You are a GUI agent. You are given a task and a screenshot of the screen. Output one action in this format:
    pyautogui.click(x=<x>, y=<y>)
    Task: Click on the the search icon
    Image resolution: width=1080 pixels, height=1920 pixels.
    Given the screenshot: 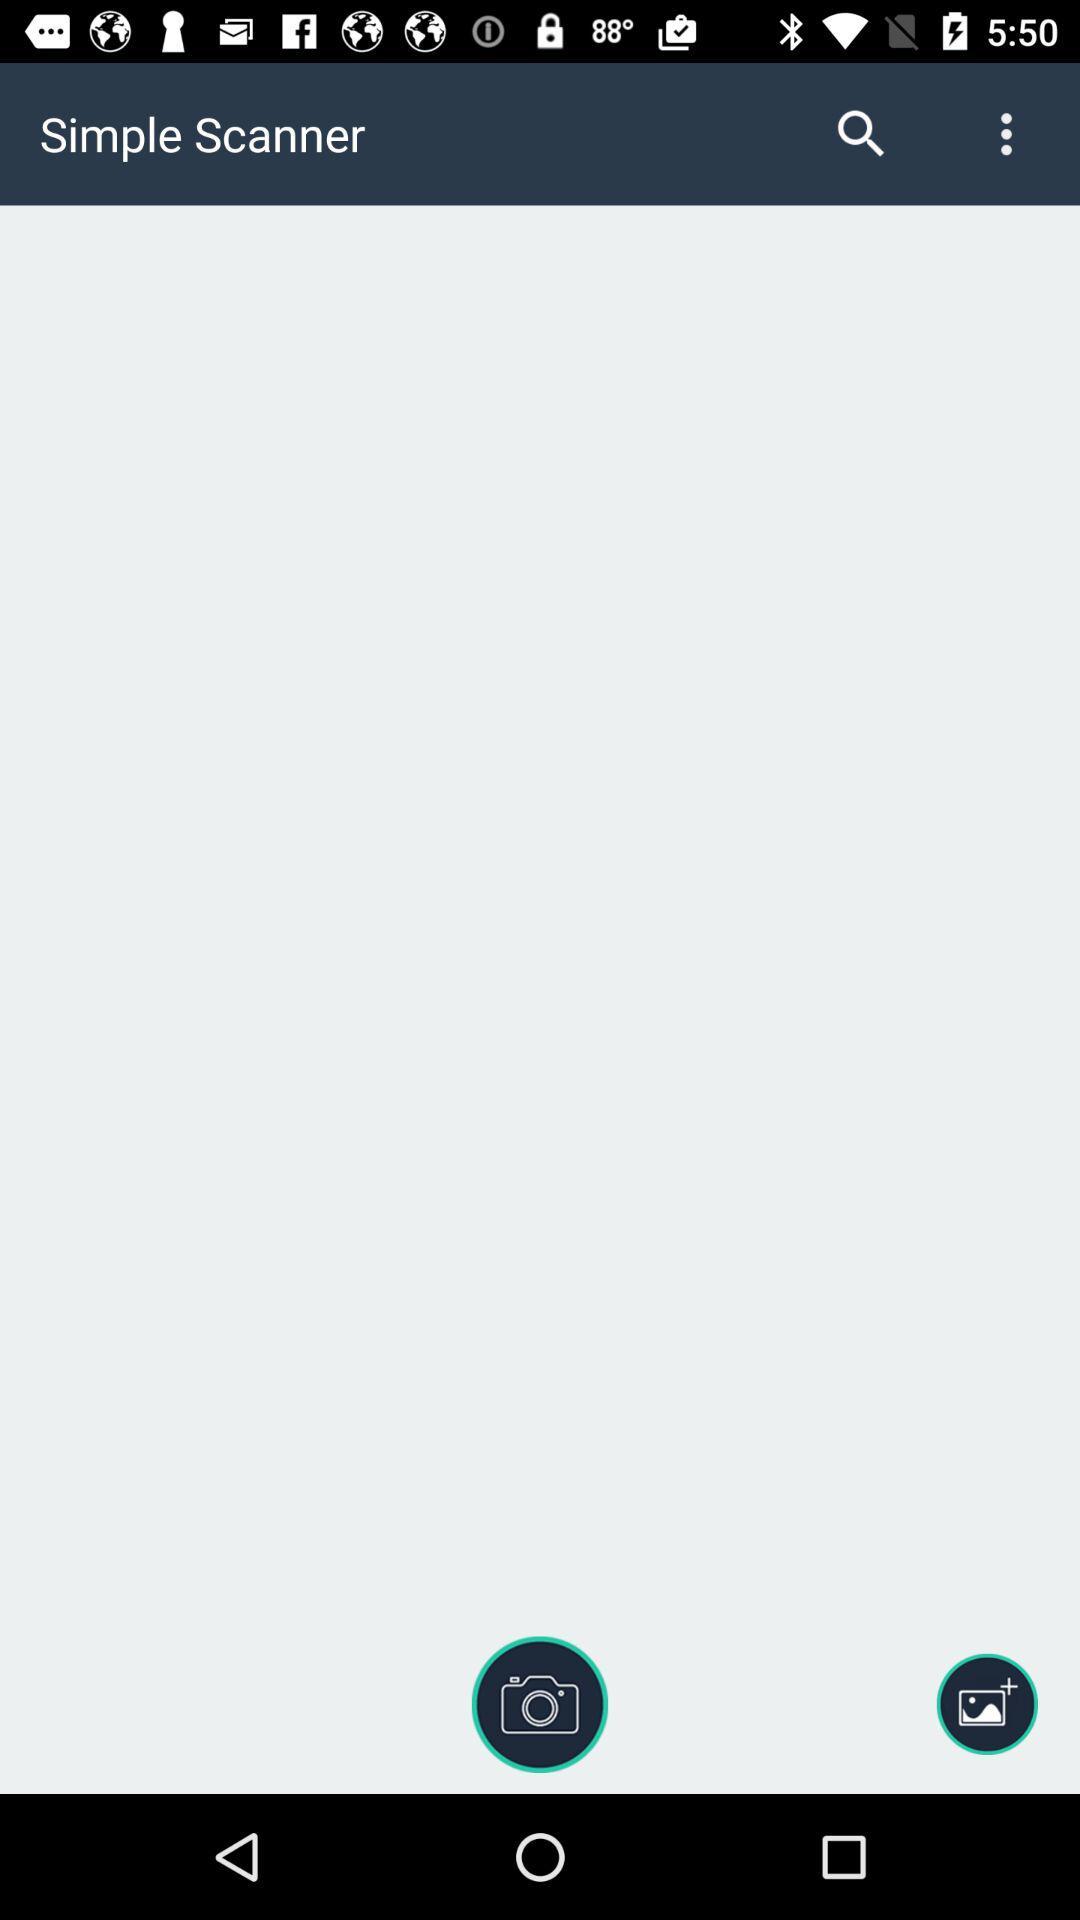 What is the action you would take?
    pyautogui.click(x=860, y=133)
    